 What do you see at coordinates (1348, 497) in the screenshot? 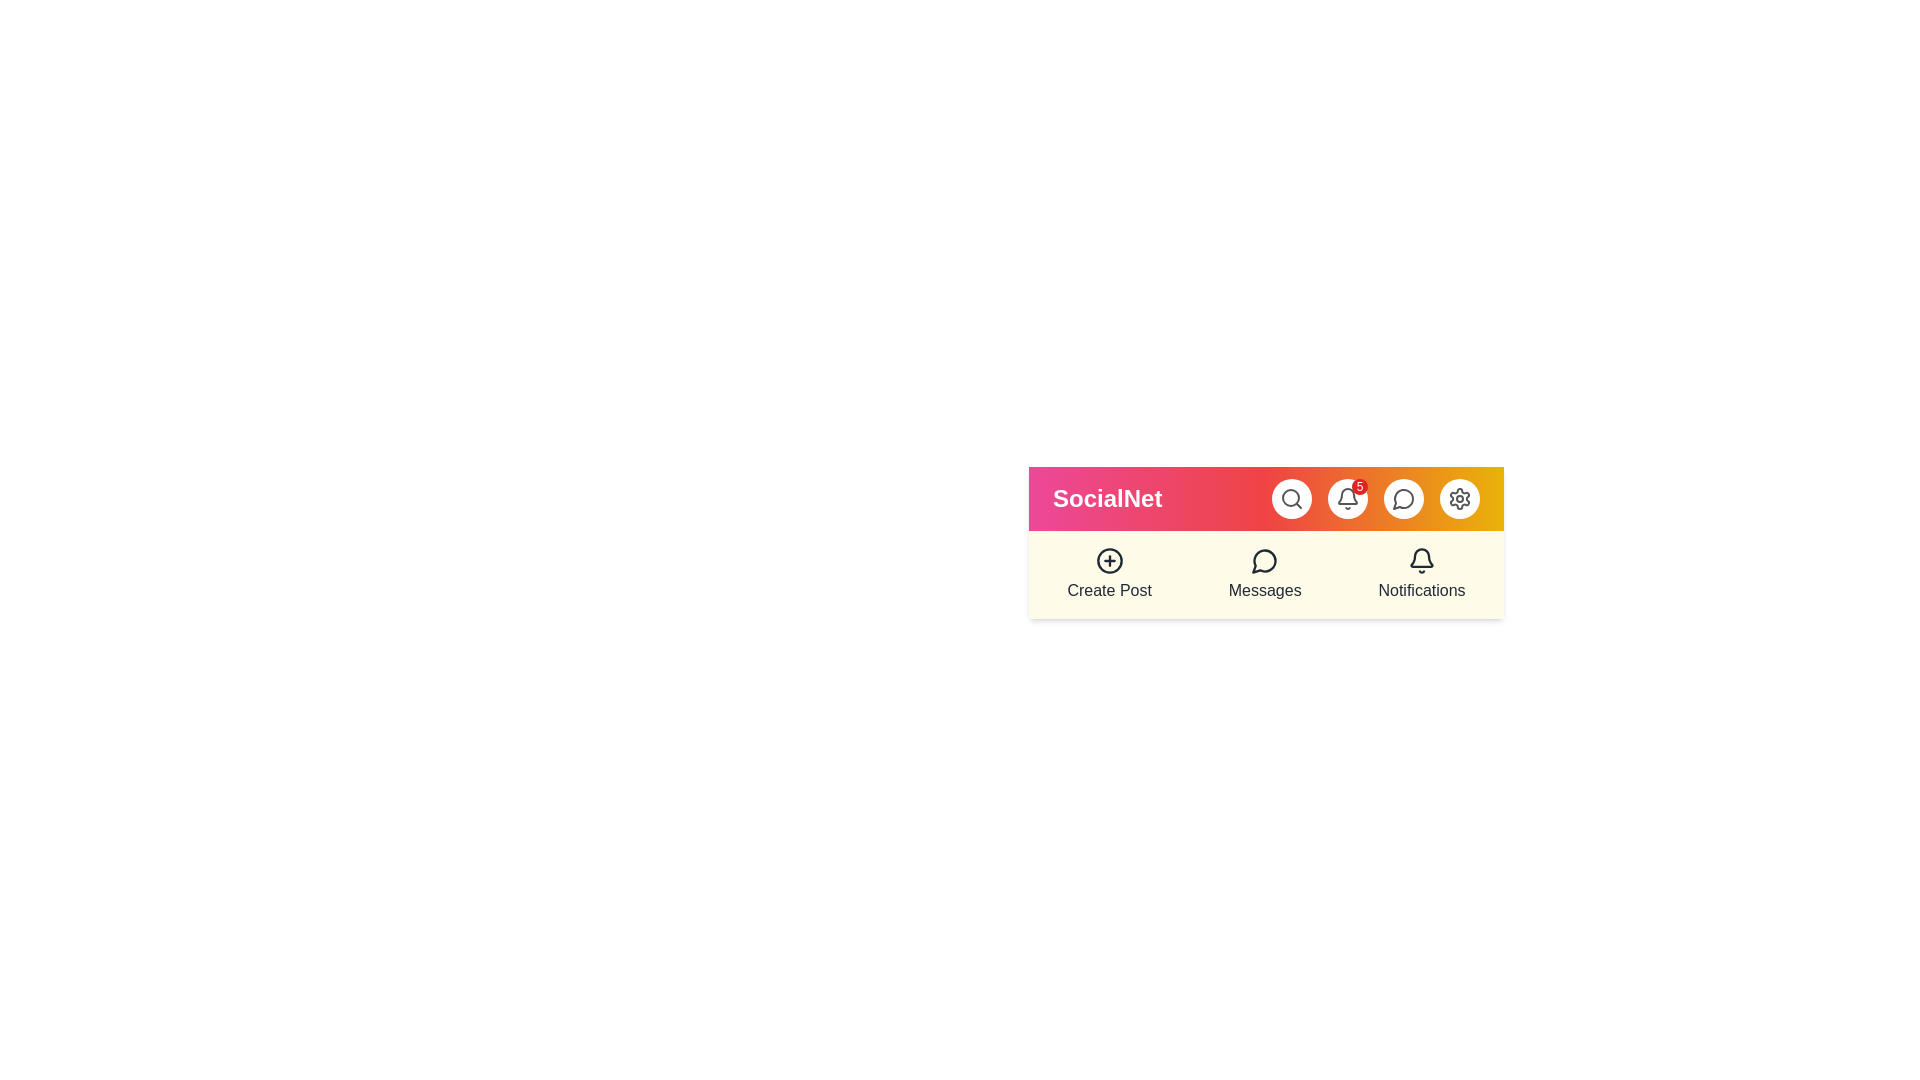
I see `the bell icon to view notifications` at bounding box center [1348, 497].